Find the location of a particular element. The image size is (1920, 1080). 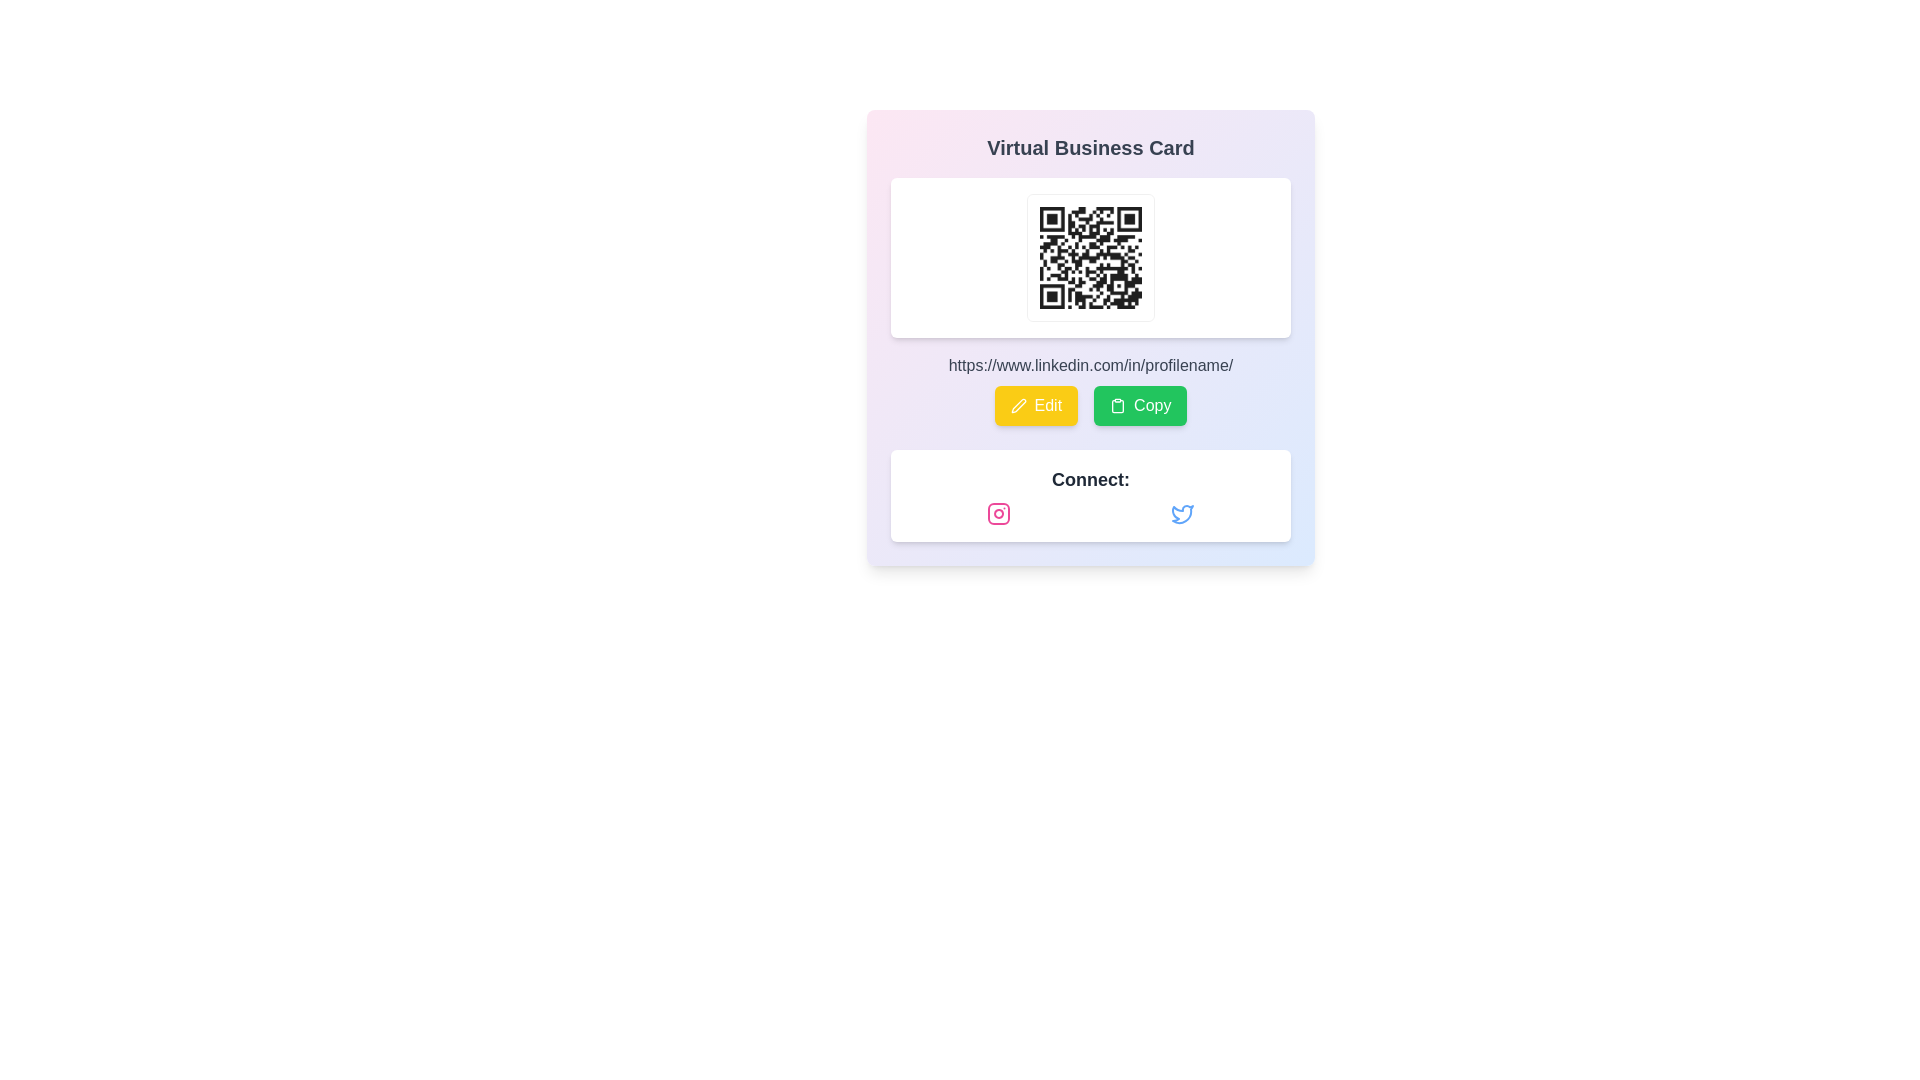

the green 'Copy' button containing the clipboard icon, which is located on the right-hand side below a link and adjacent is located at coordinates (1117, 405).